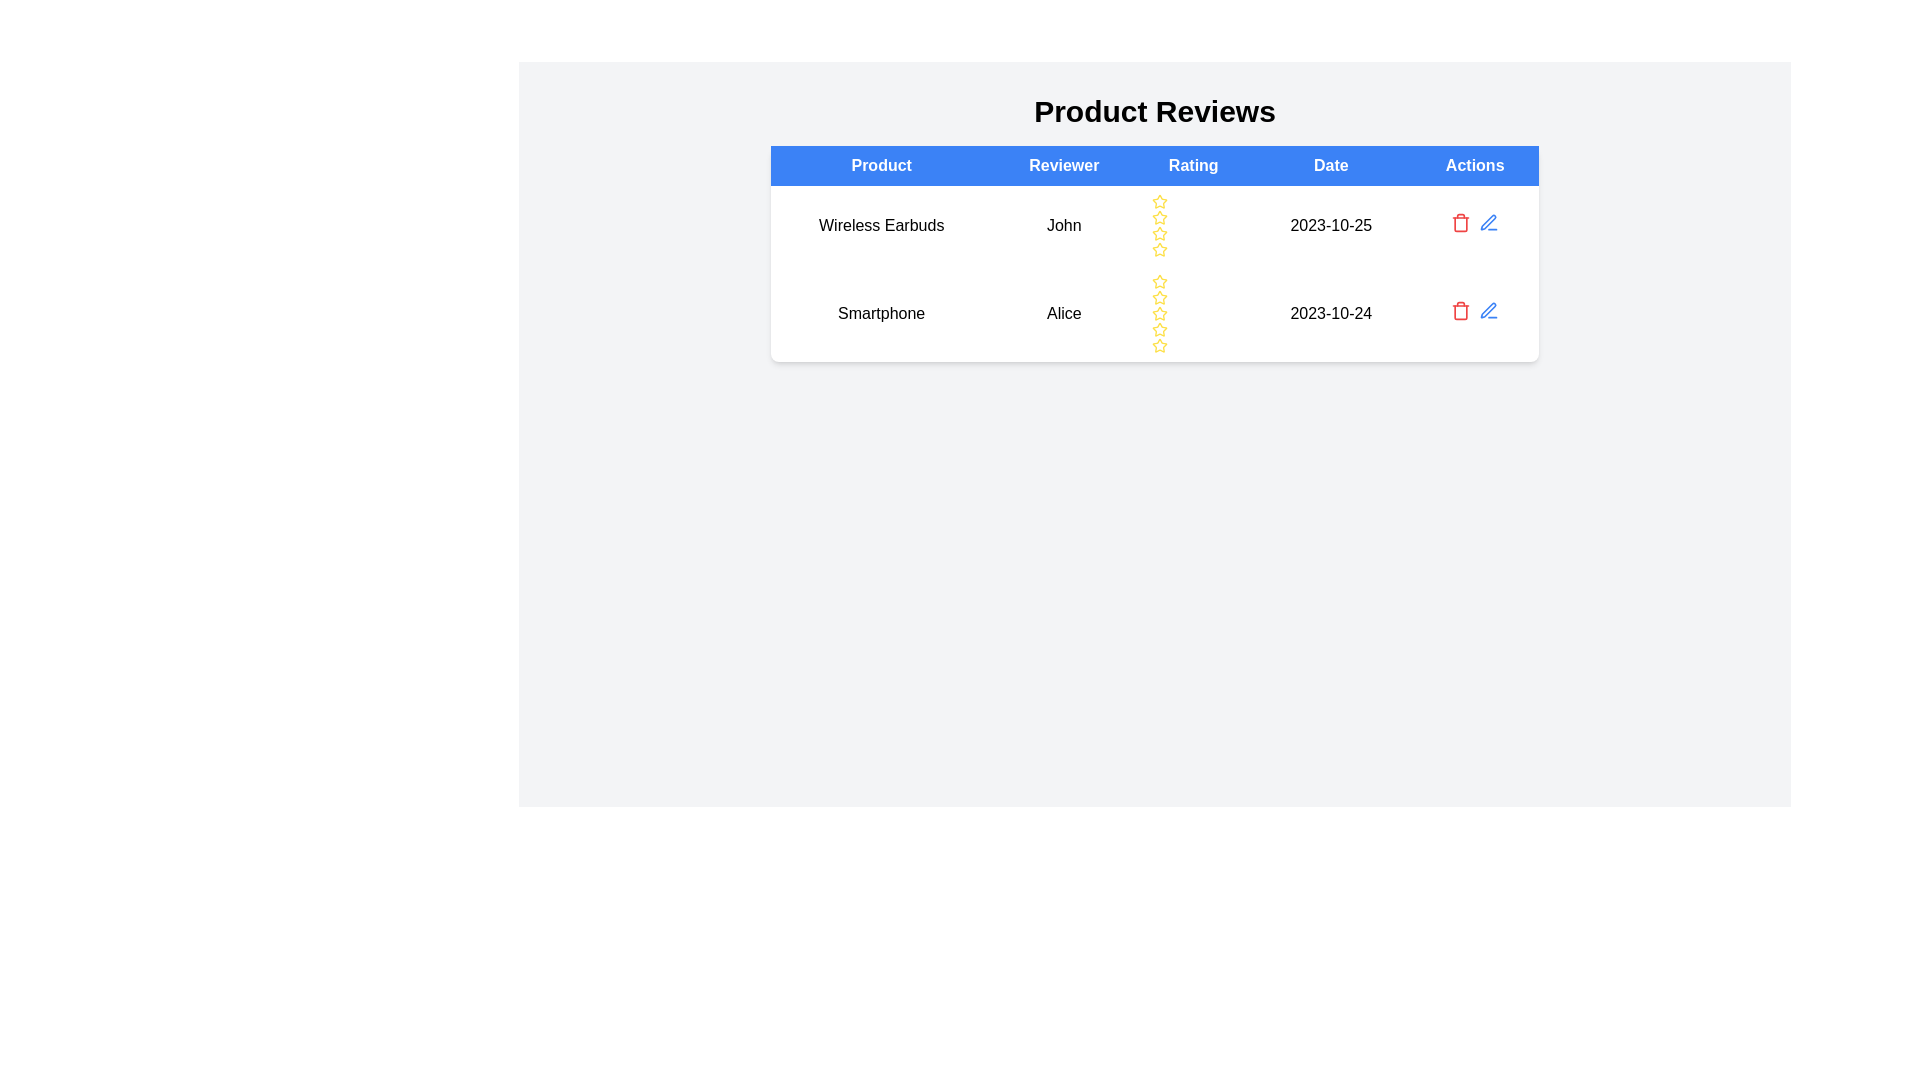 The width and height of the screenshot is (1920, 1080). Describe the element at coordinates (1160, 344) in the screenshot. I see `the fifth star in the Star Rating Icon located in the 'Rating' column of the second row of the 'Product Reviews' table` at that location.